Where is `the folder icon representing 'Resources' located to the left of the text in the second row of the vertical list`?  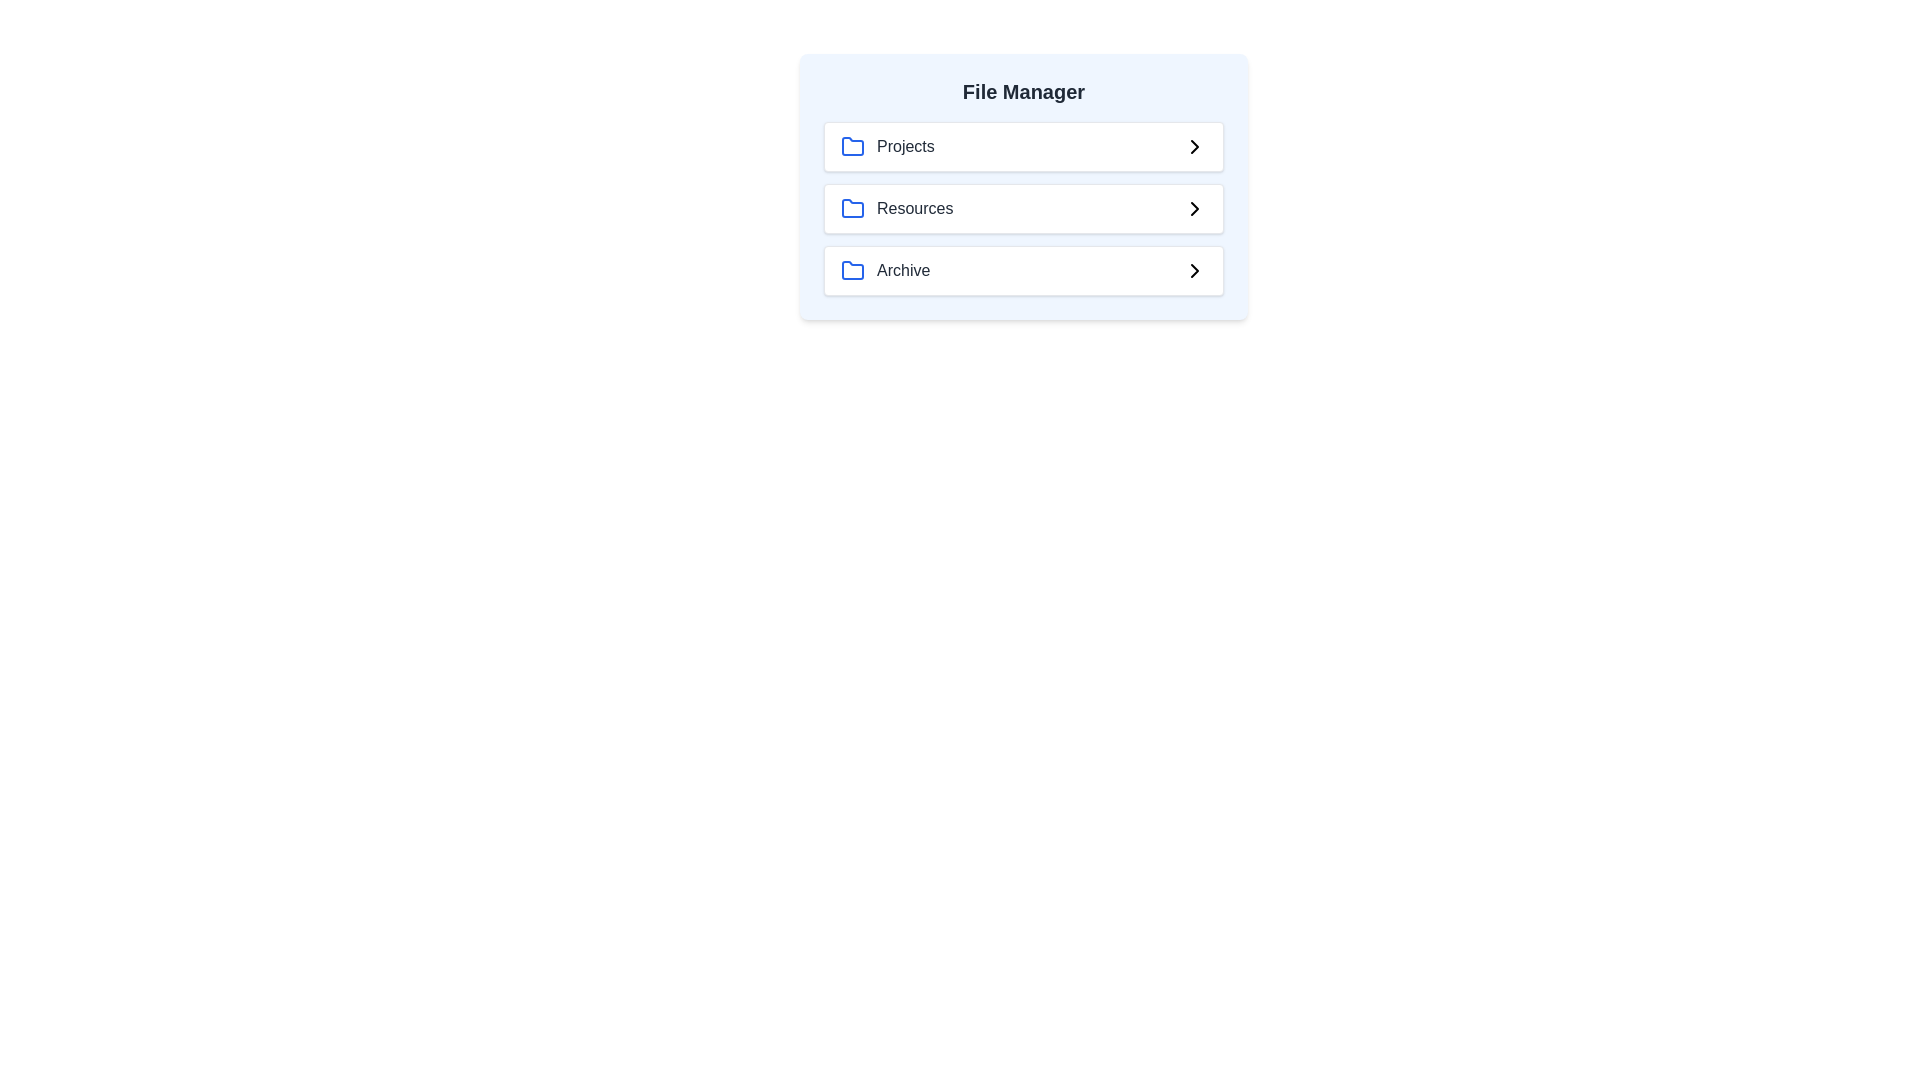 the folder icon representing 'Resources' located to the left of the text in the second row of the vertical list is located at coordinates (853, 208).